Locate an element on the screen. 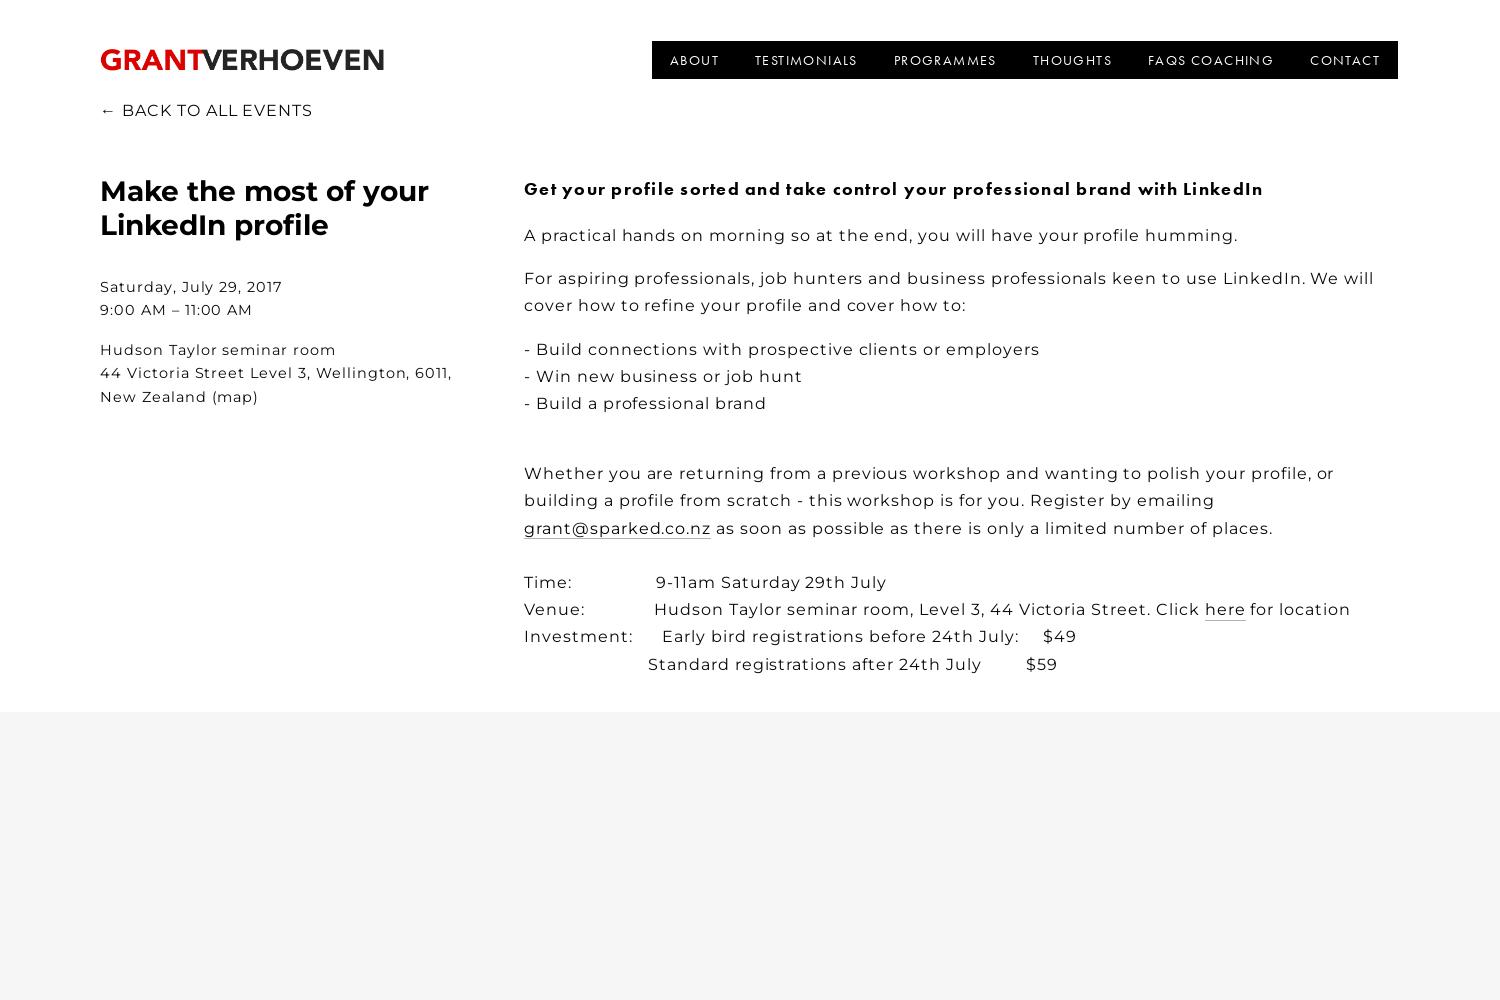 This screenshot has height=1000, width=1500. 'New Zealand' is located at coordinates (99, 396).